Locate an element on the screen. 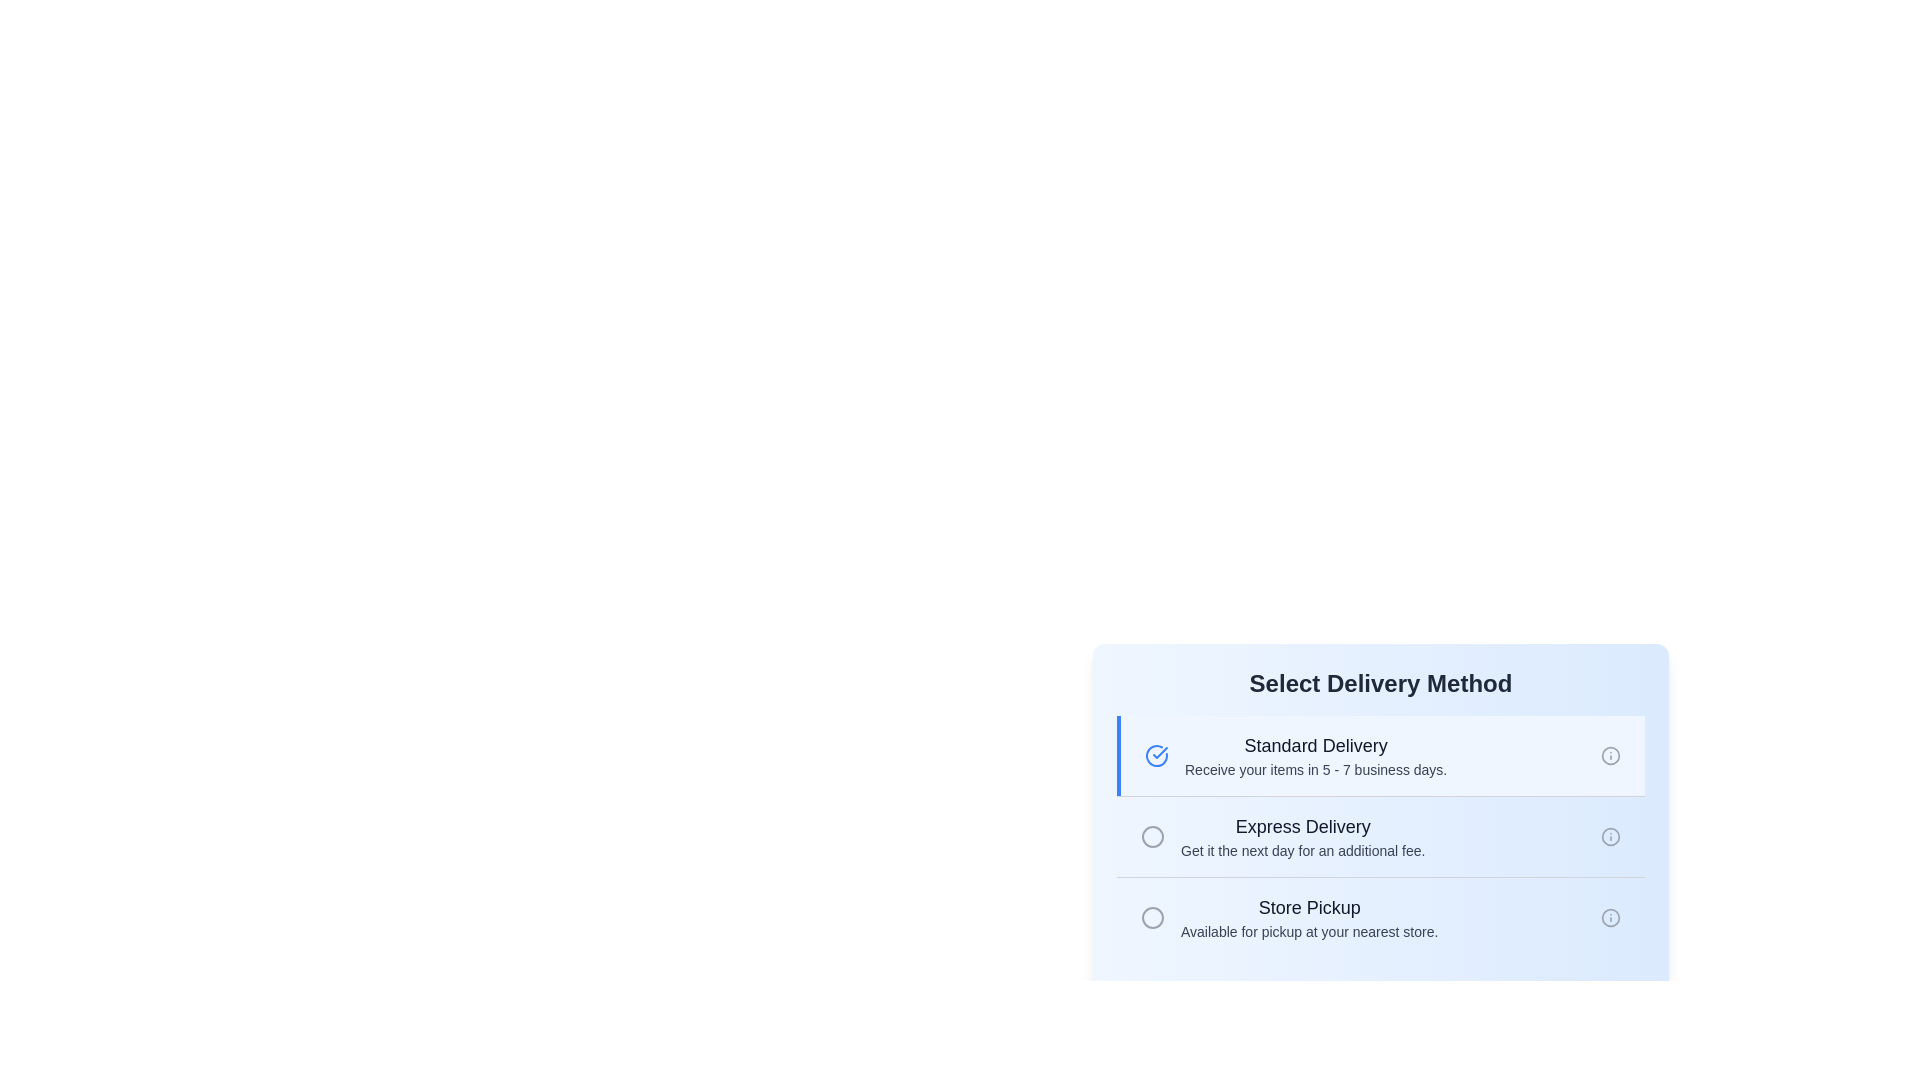 The image size is (1920, 1080). the selection list of delivery methods to read the detailed descriptions provided for each option, located at the specified center point is located at coordinates (1380, 837).